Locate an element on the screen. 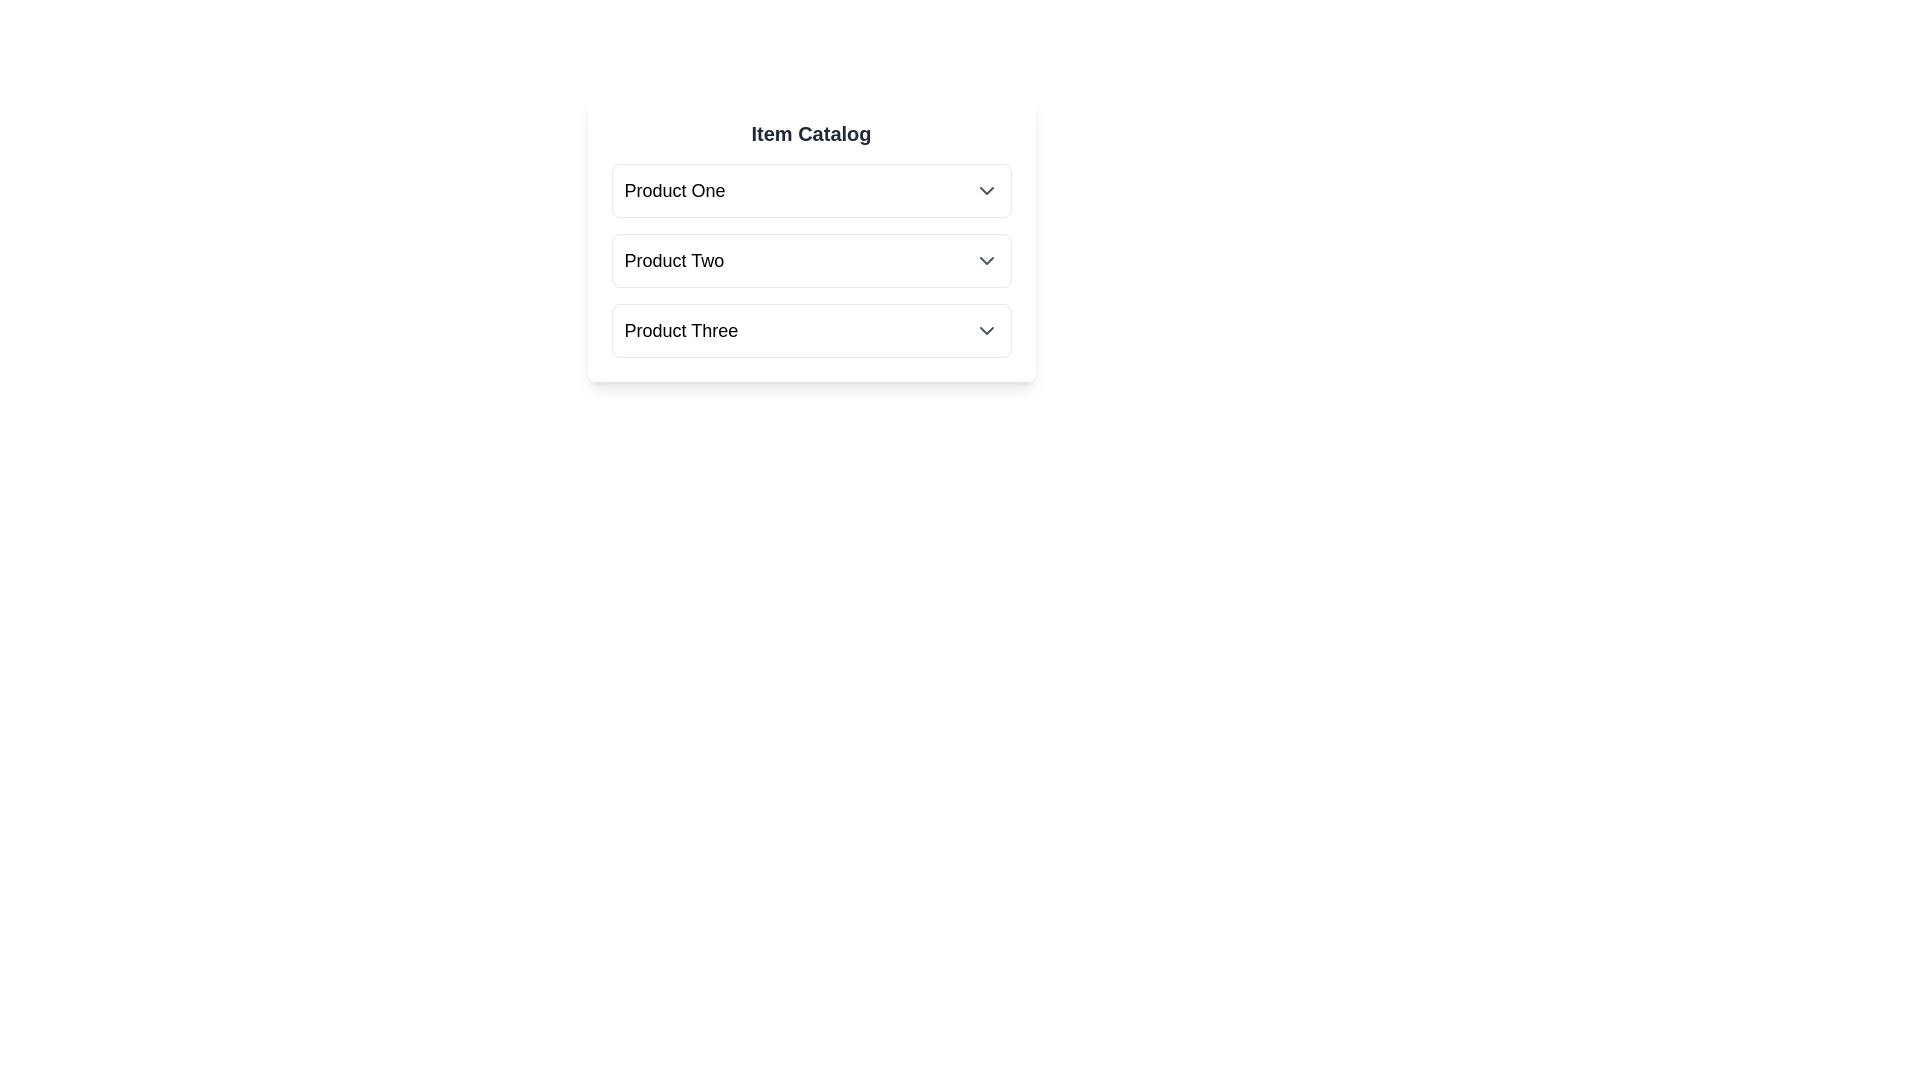  the product name Product Three to toggle its selection is located at coordinates (681, 330).